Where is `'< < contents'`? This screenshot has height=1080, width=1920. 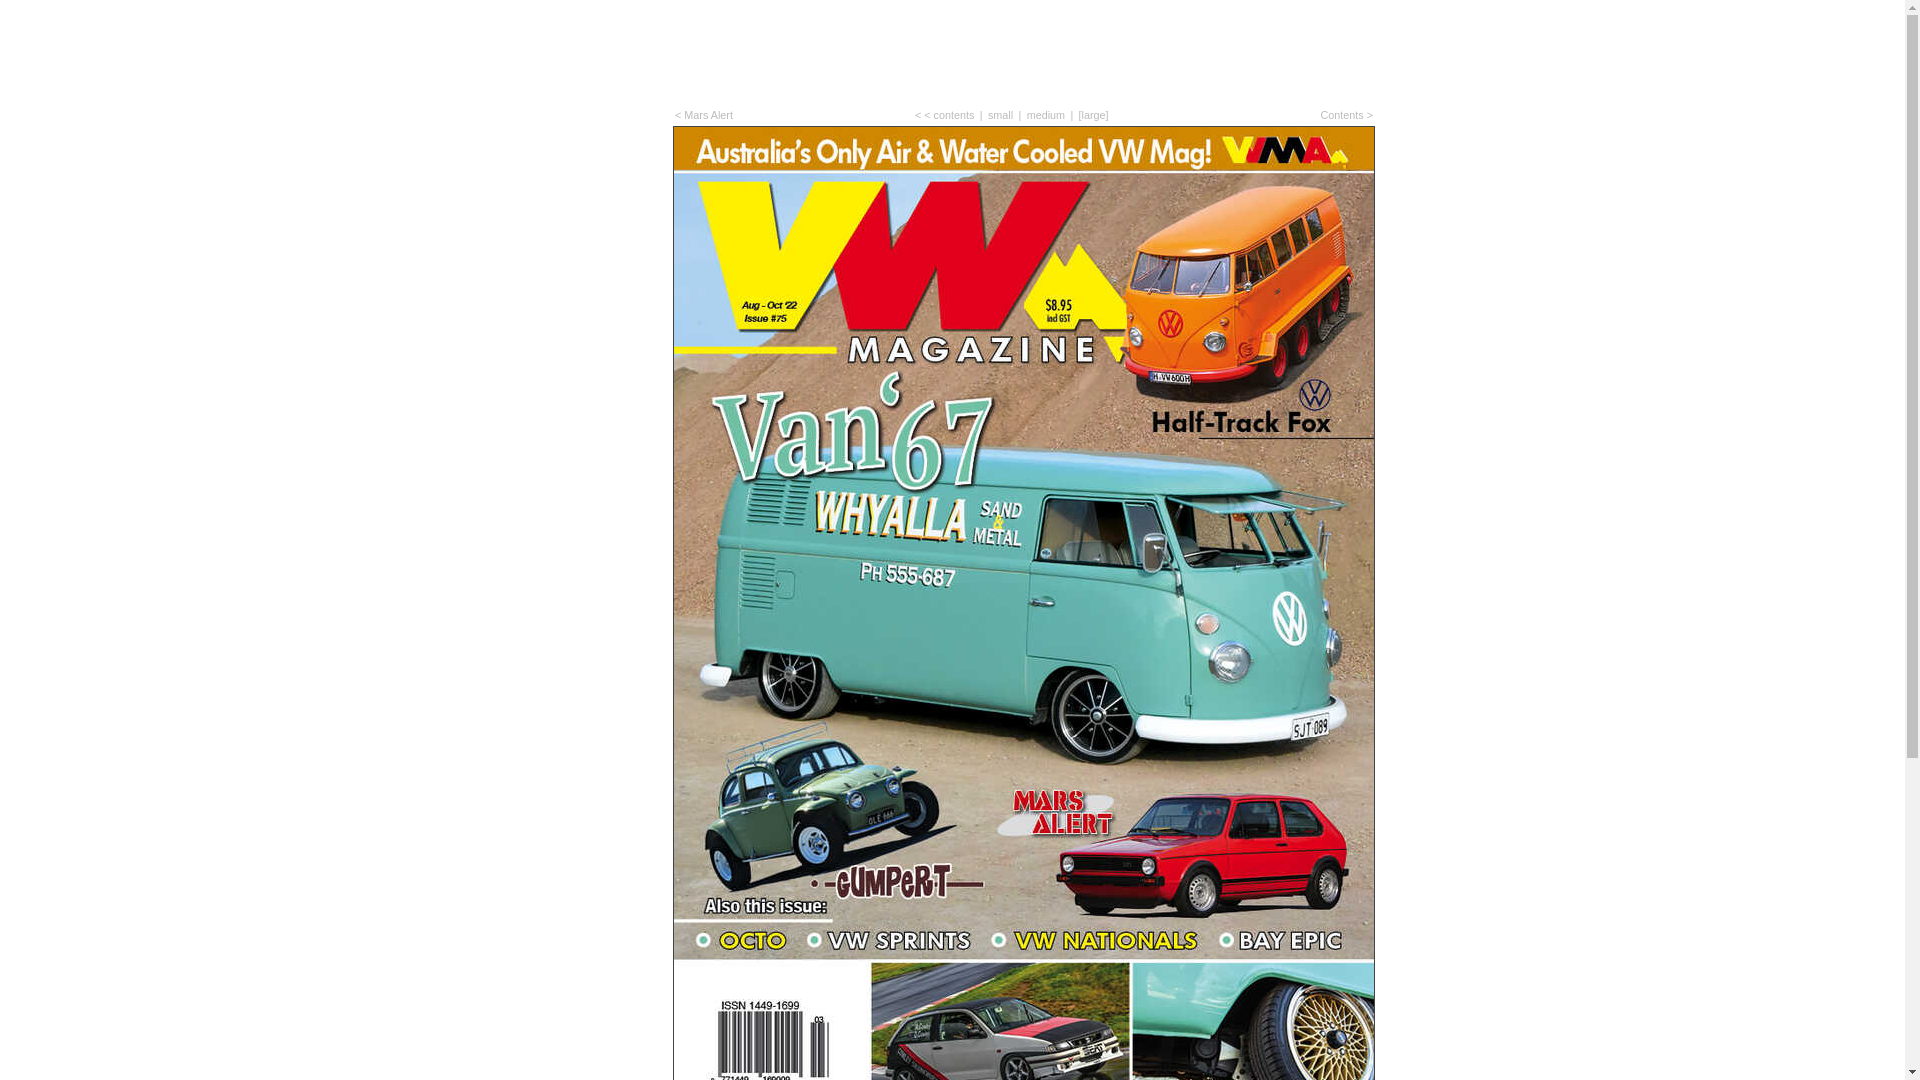
'< < contents' is located at coordinates (943, 115).